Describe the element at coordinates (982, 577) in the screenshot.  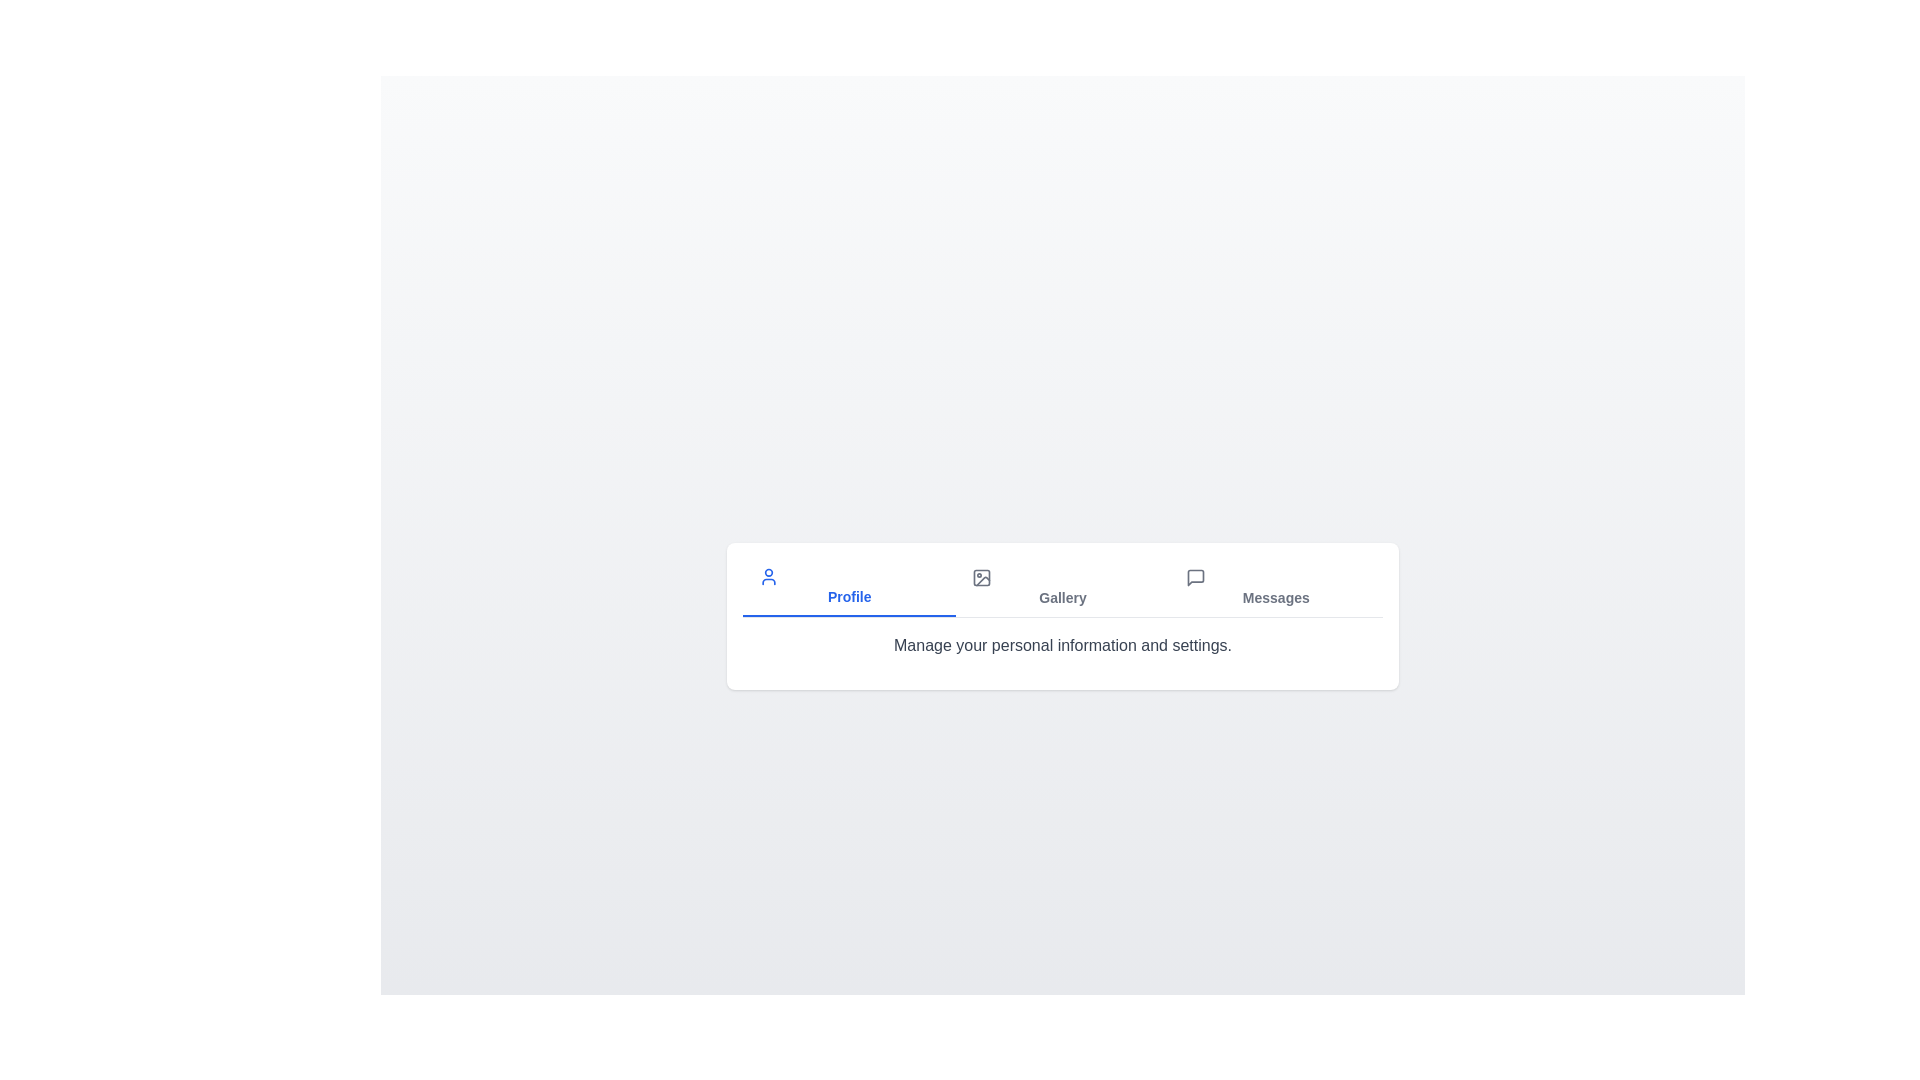
I see `the icon associated with the Gallery tab` at that location.